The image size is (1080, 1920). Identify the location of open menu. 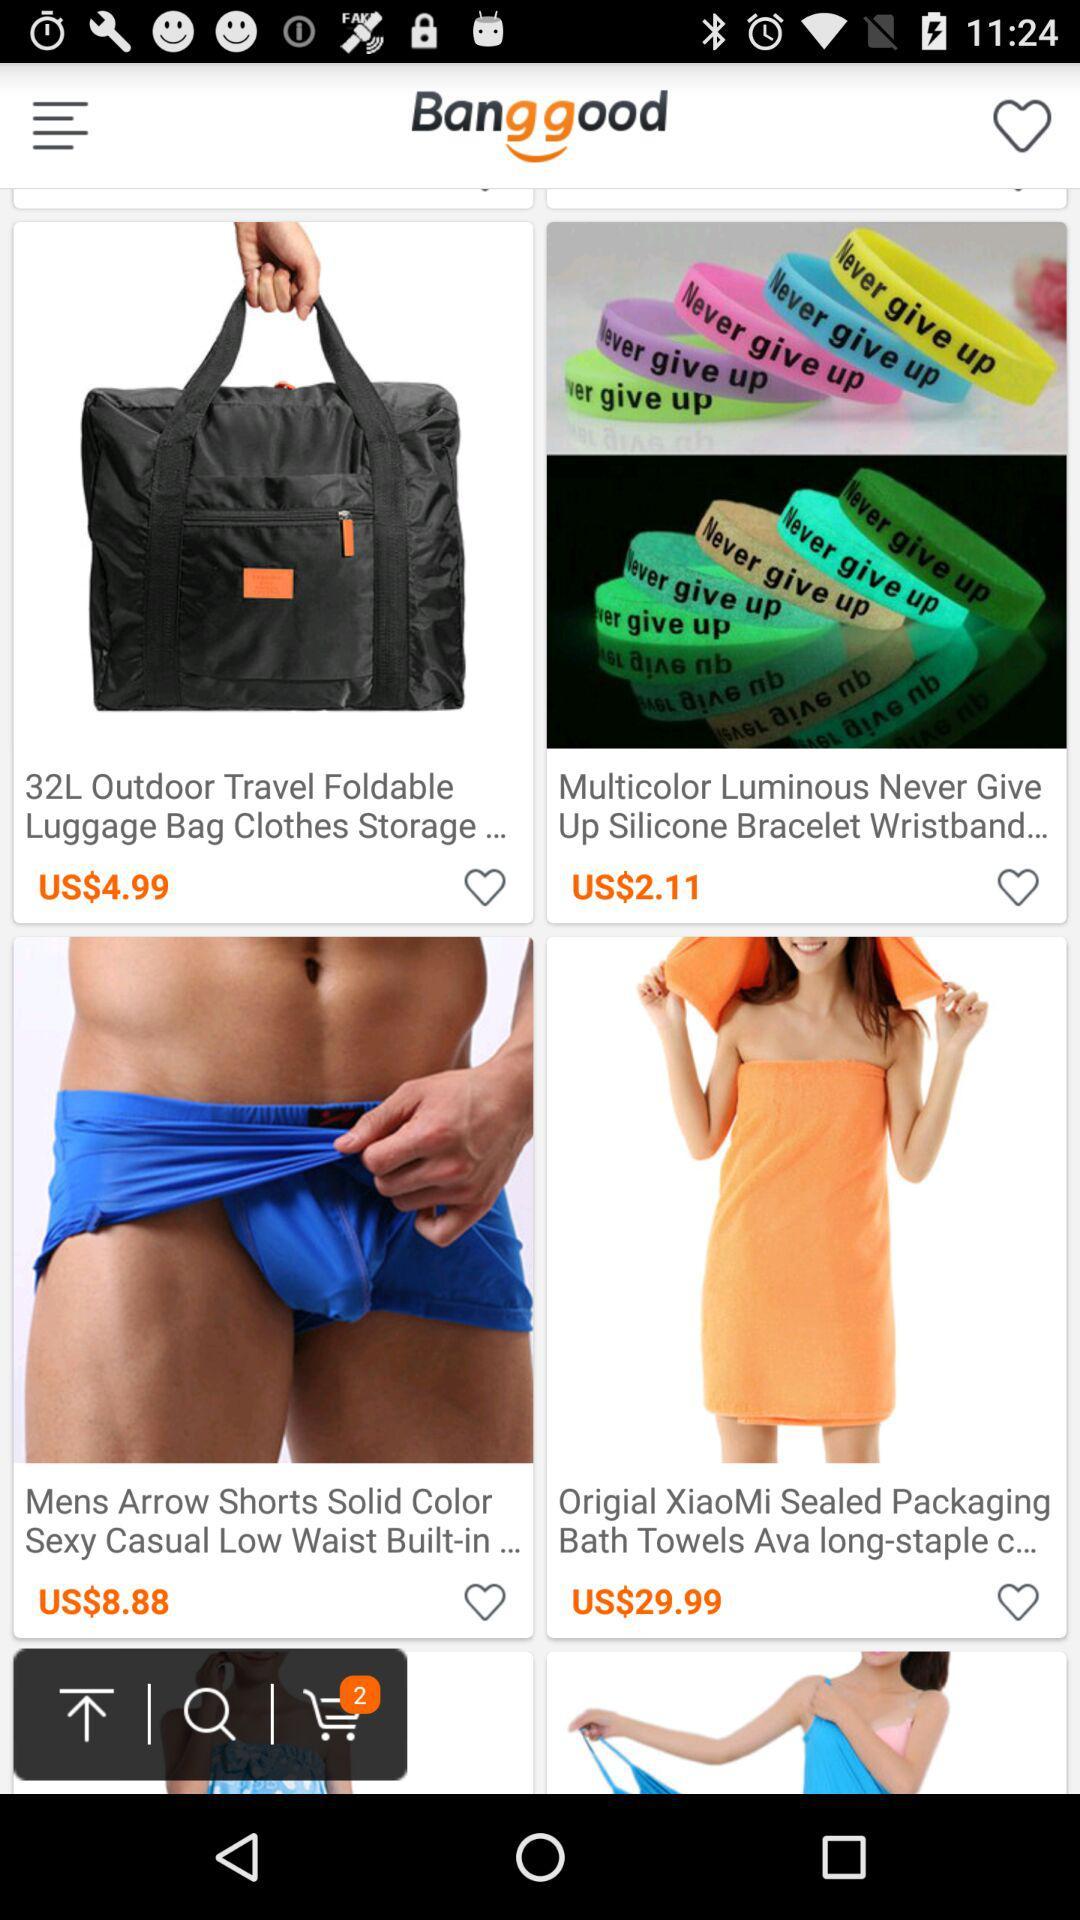
(59, 124).